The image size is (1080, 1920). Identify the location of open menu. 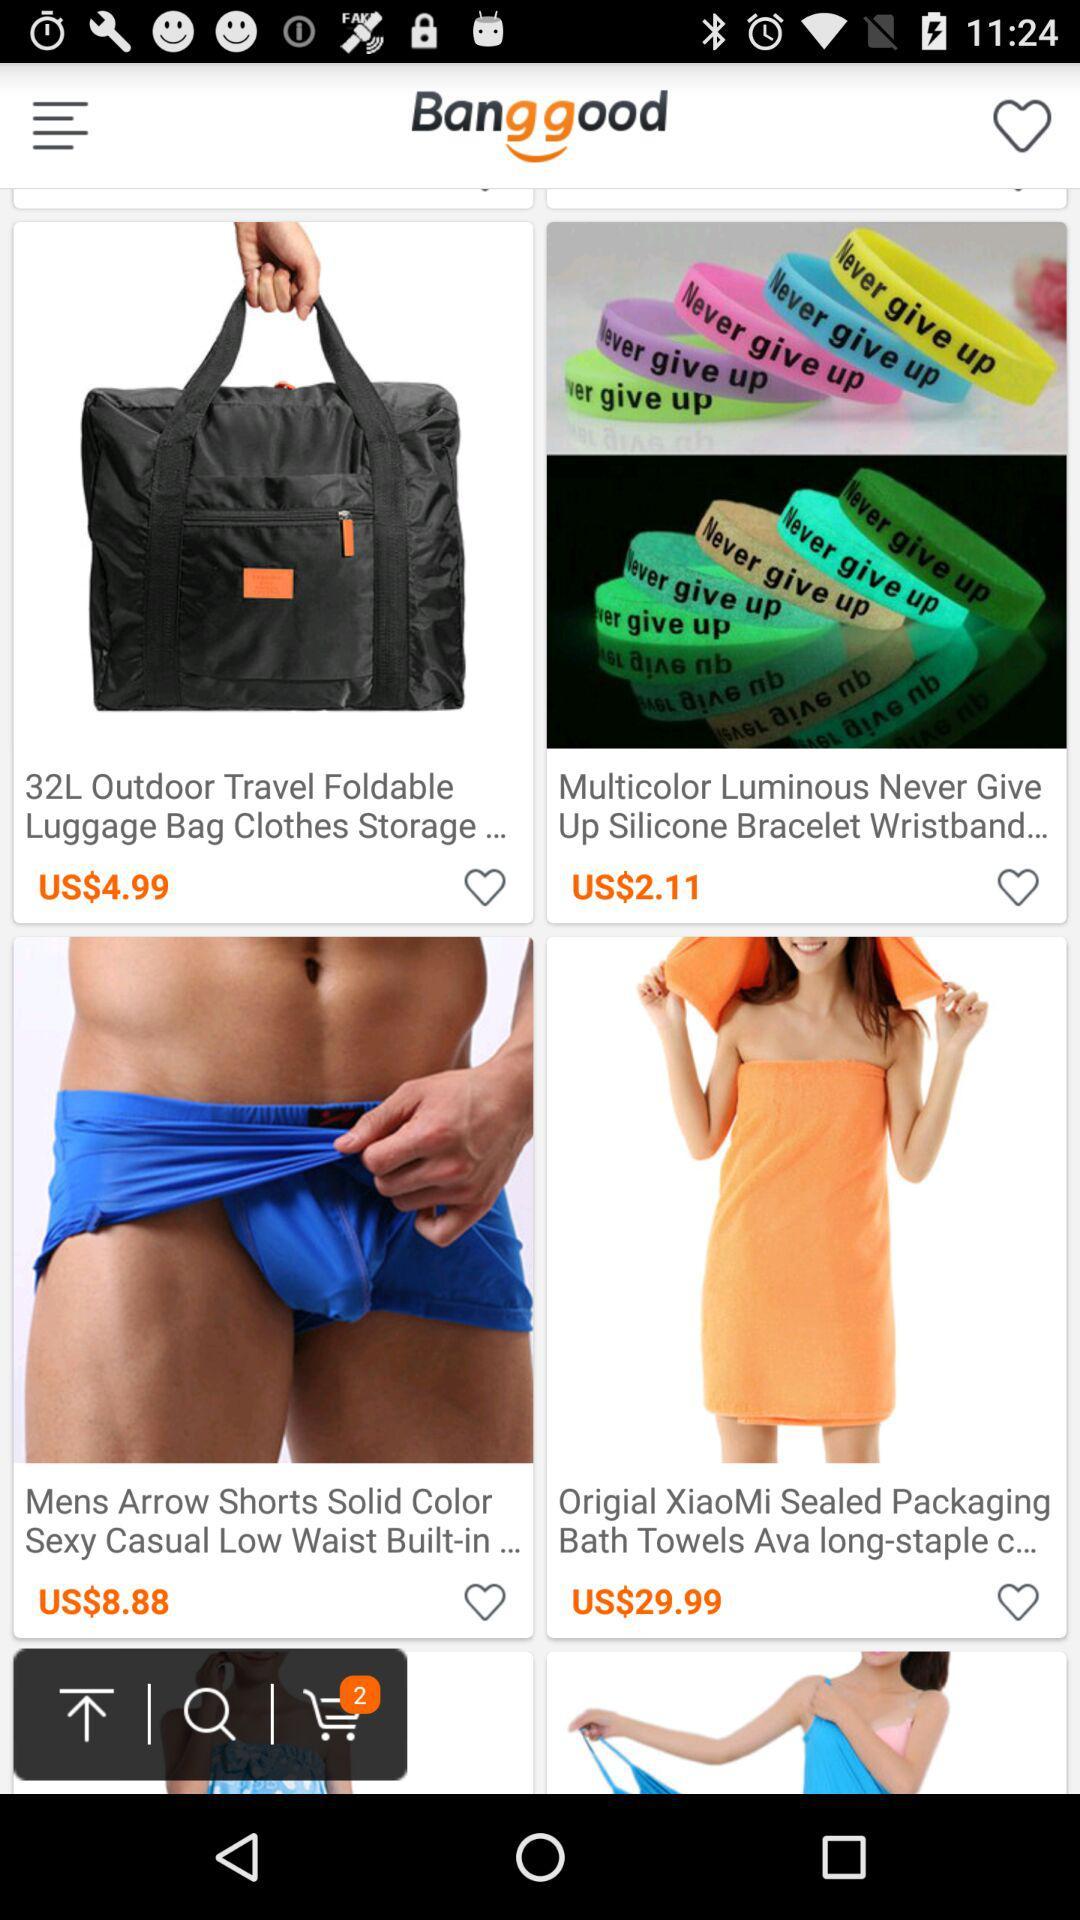
(59, 124).